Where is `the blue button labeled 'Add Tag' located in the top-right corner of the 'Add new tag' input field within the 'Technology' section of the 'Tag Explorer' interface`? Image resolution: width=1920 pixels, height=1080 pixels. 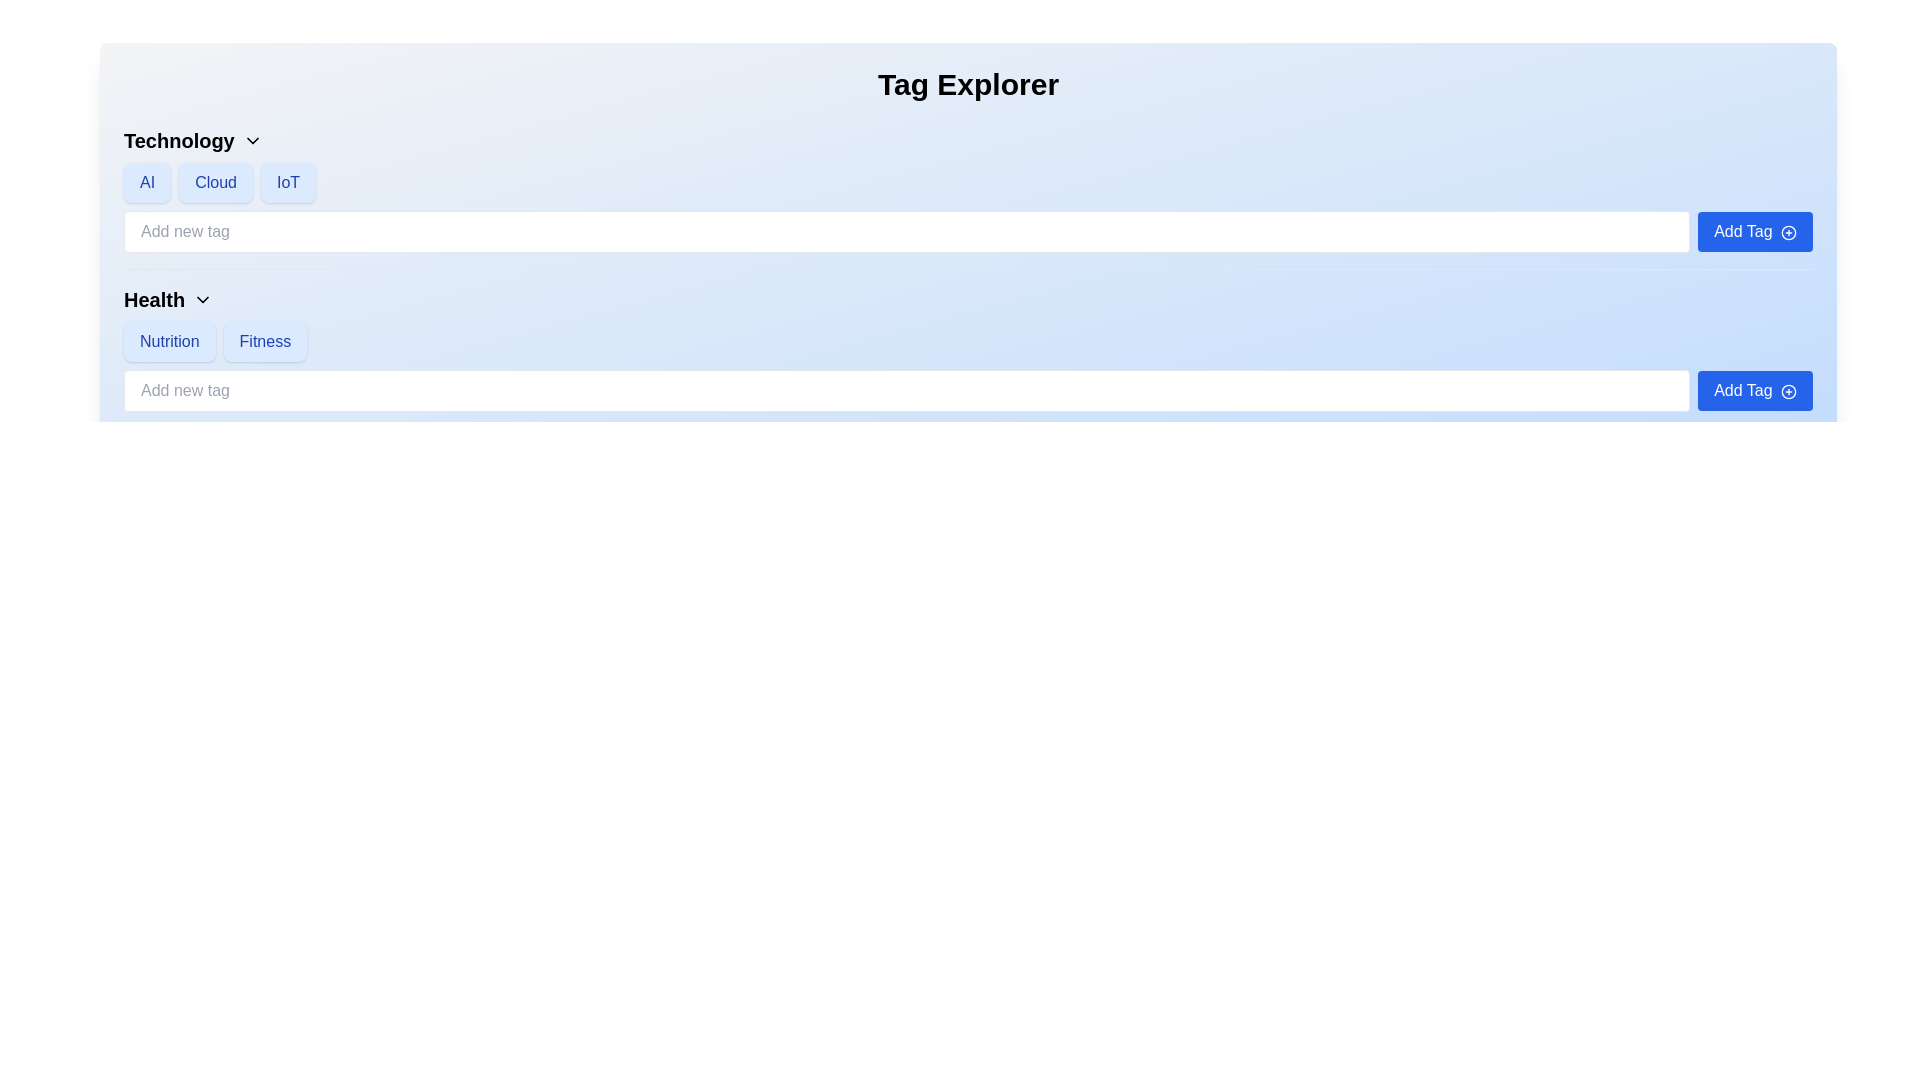
the blue button labeled 'Add Tag' located in the top-right corner of the 'Add new tag' input field within the 'Technology' section of the 'Tag Explorer' interface is located at coordinates (1754, 230).